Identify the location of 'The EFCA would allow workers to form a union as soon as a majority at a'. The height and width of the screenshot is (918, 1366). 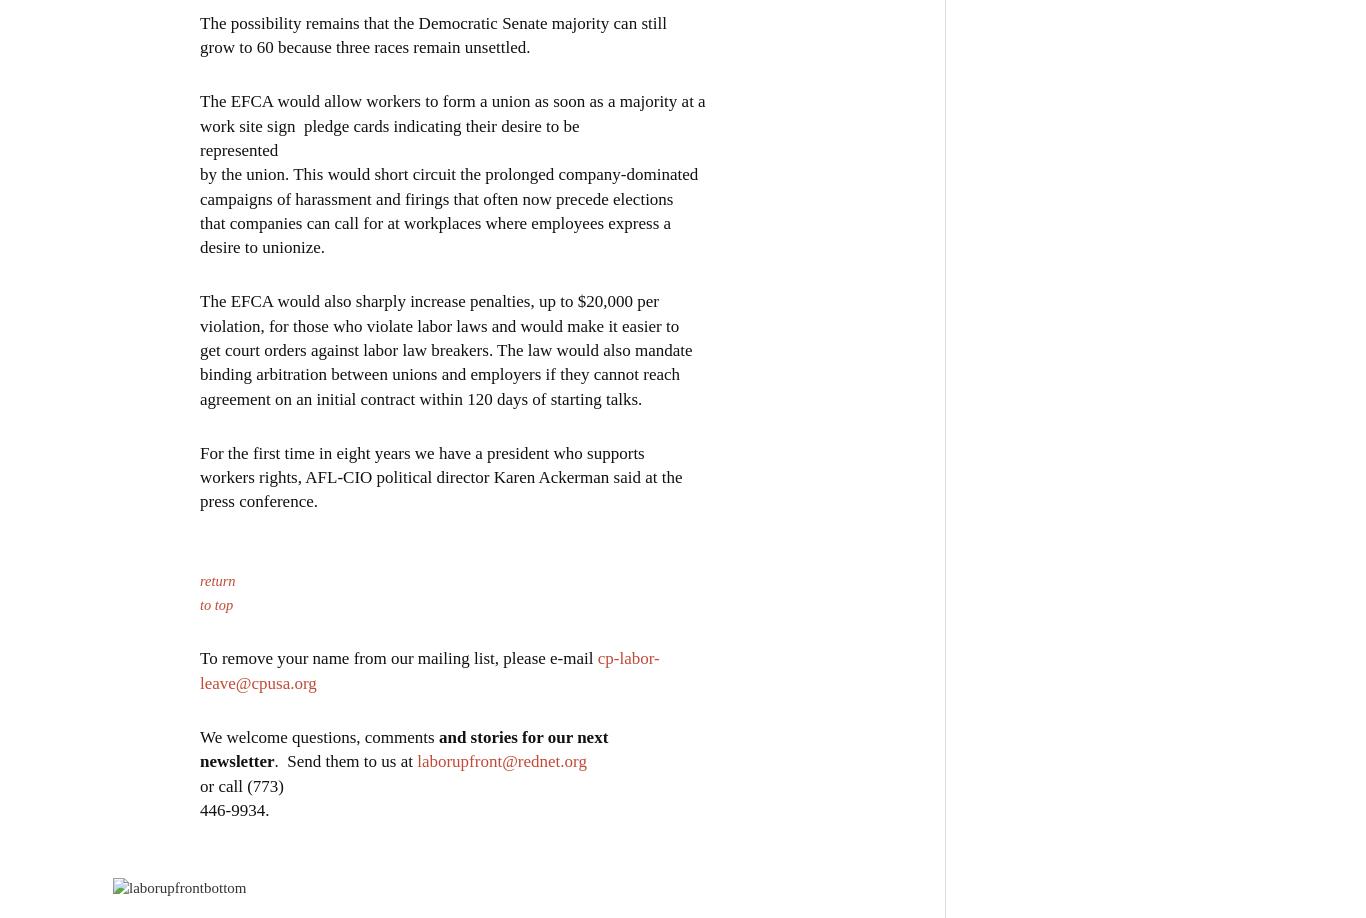
(451, 99).